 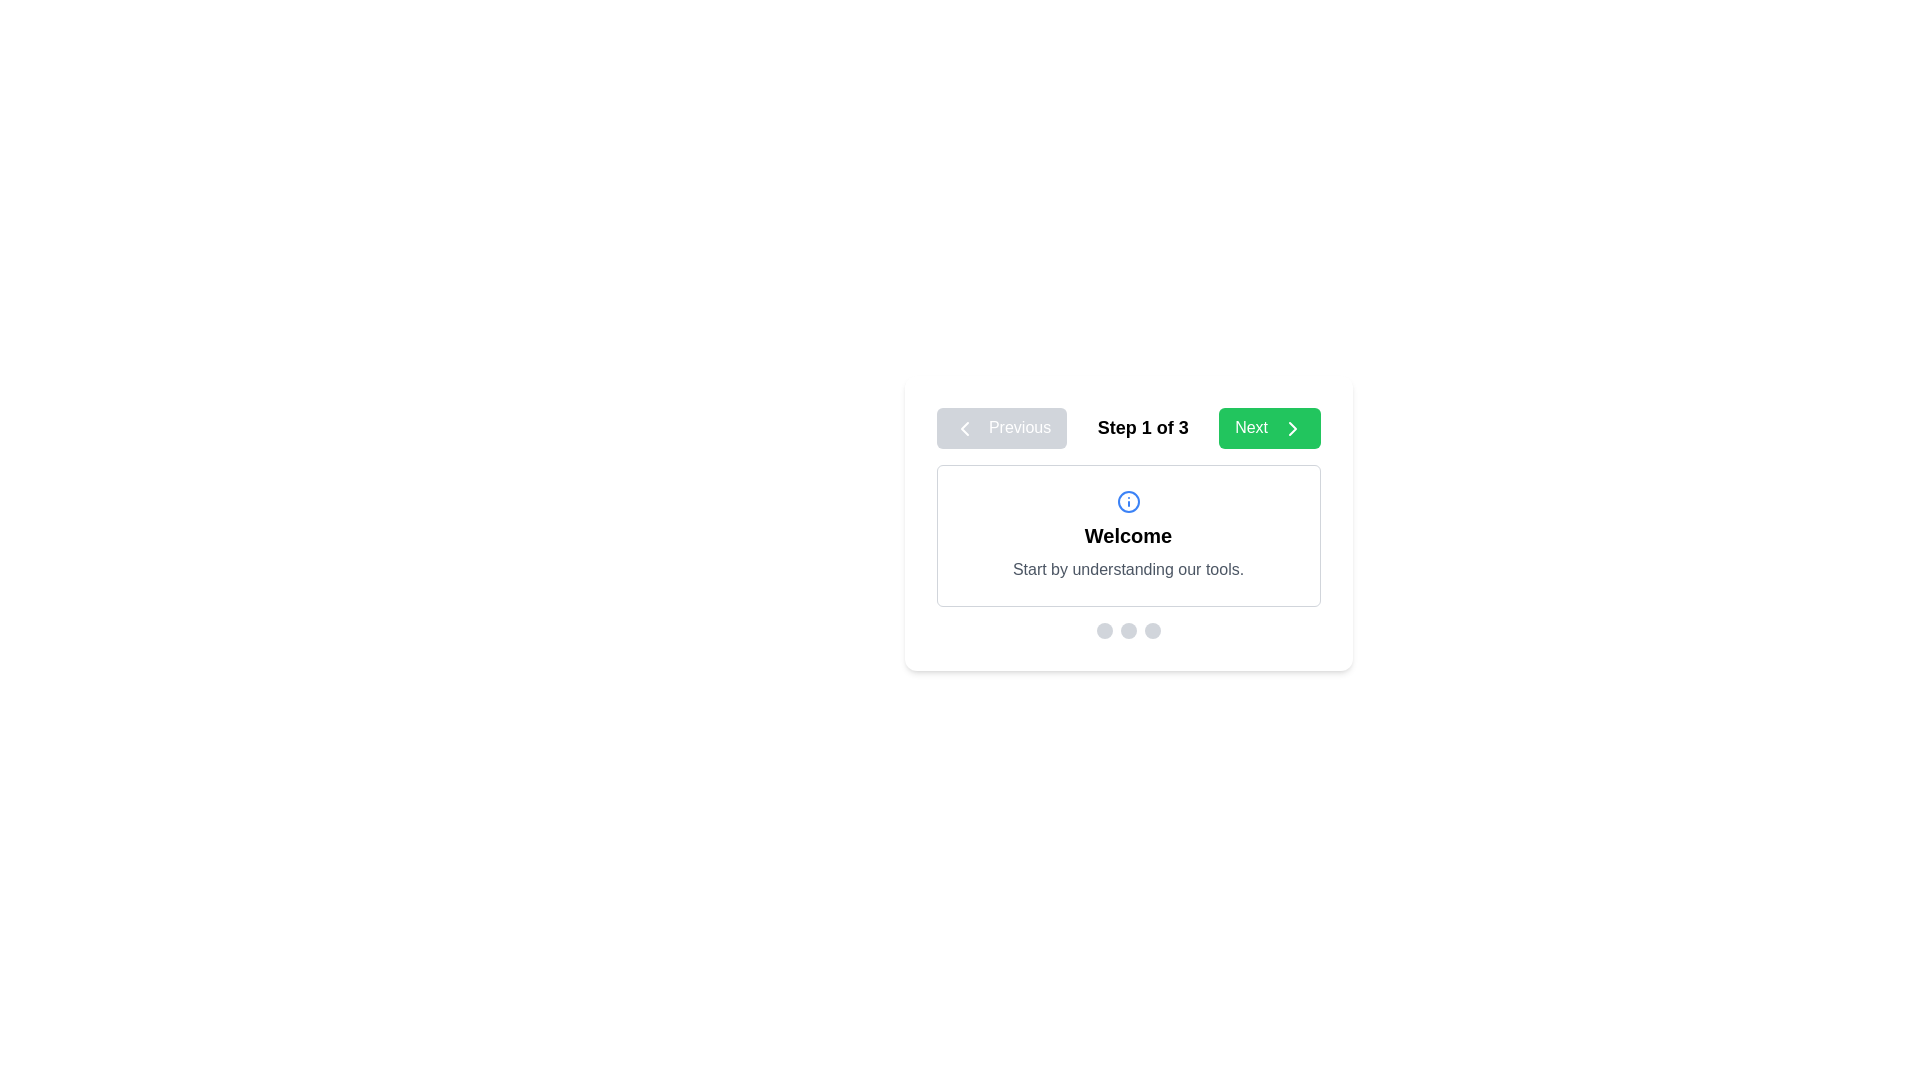 I want to click on the progress indicator with multiple circular dots that shows the current step in a three-step process, indicated by an active blue circle, so click(x=1128, y=630).